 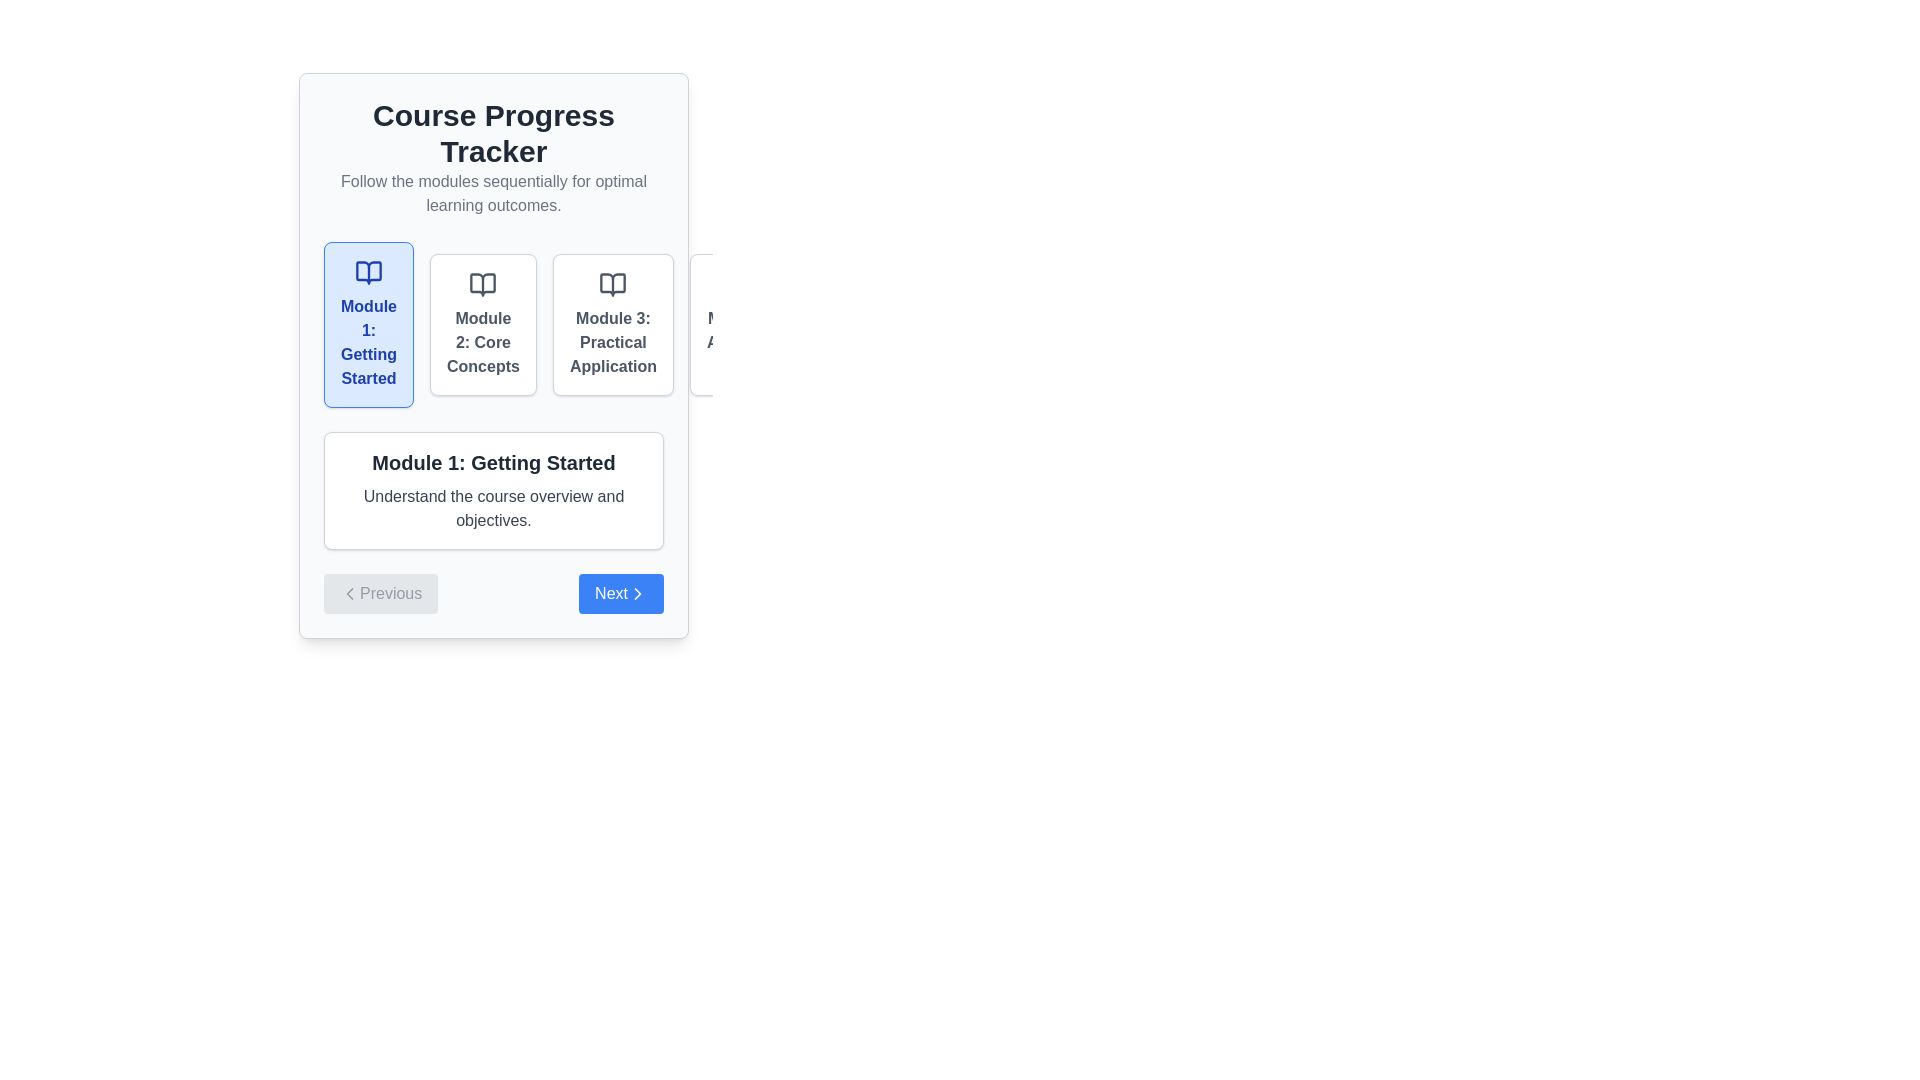 What do you see at coordinates (483, 342) in the screenshot?
I see `the text label reading 'Module 2: Core Concepts', which is centrally located within its card, between 'Module 1: Getting Started' and 'Module 3: Practical Application'` at bounding box center [483, 342].